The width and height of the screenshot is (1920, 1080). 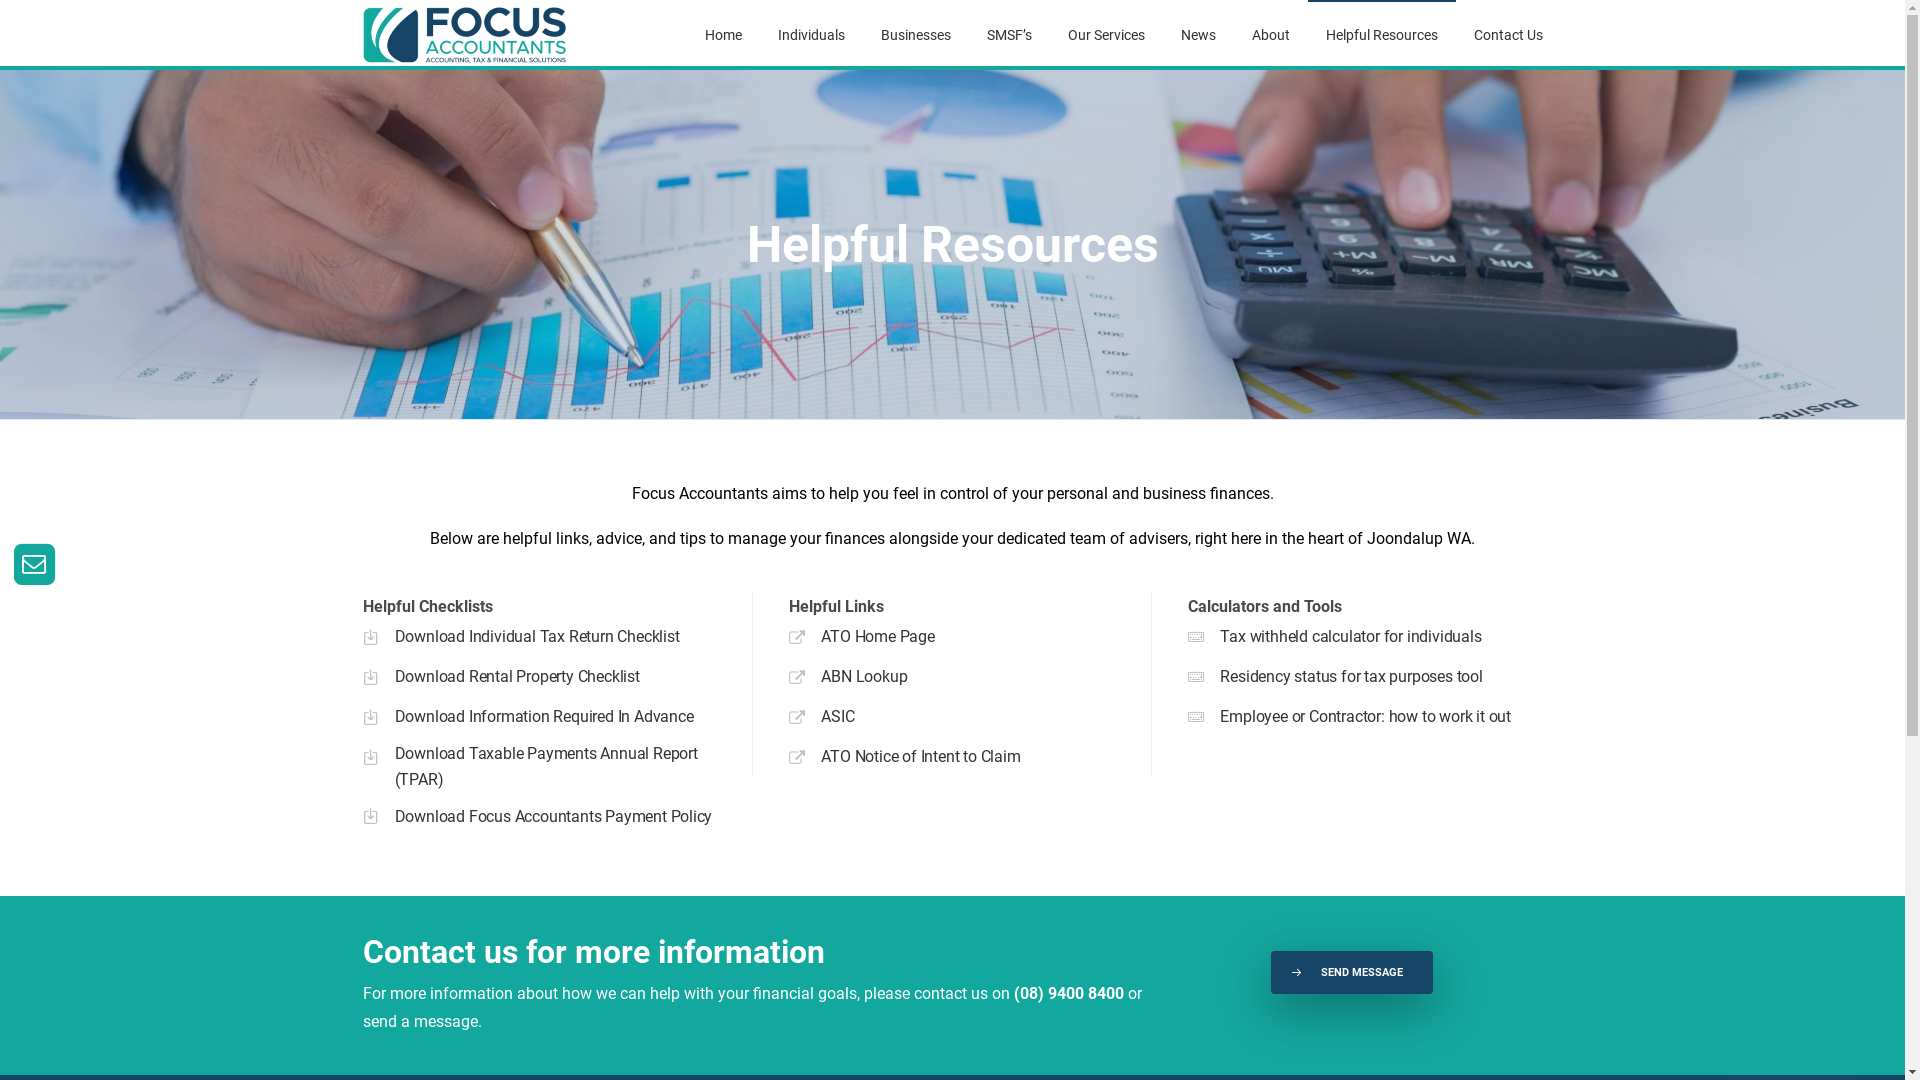 I want to click on 'SEND MESSAGE', so click(x=1270, y=971).